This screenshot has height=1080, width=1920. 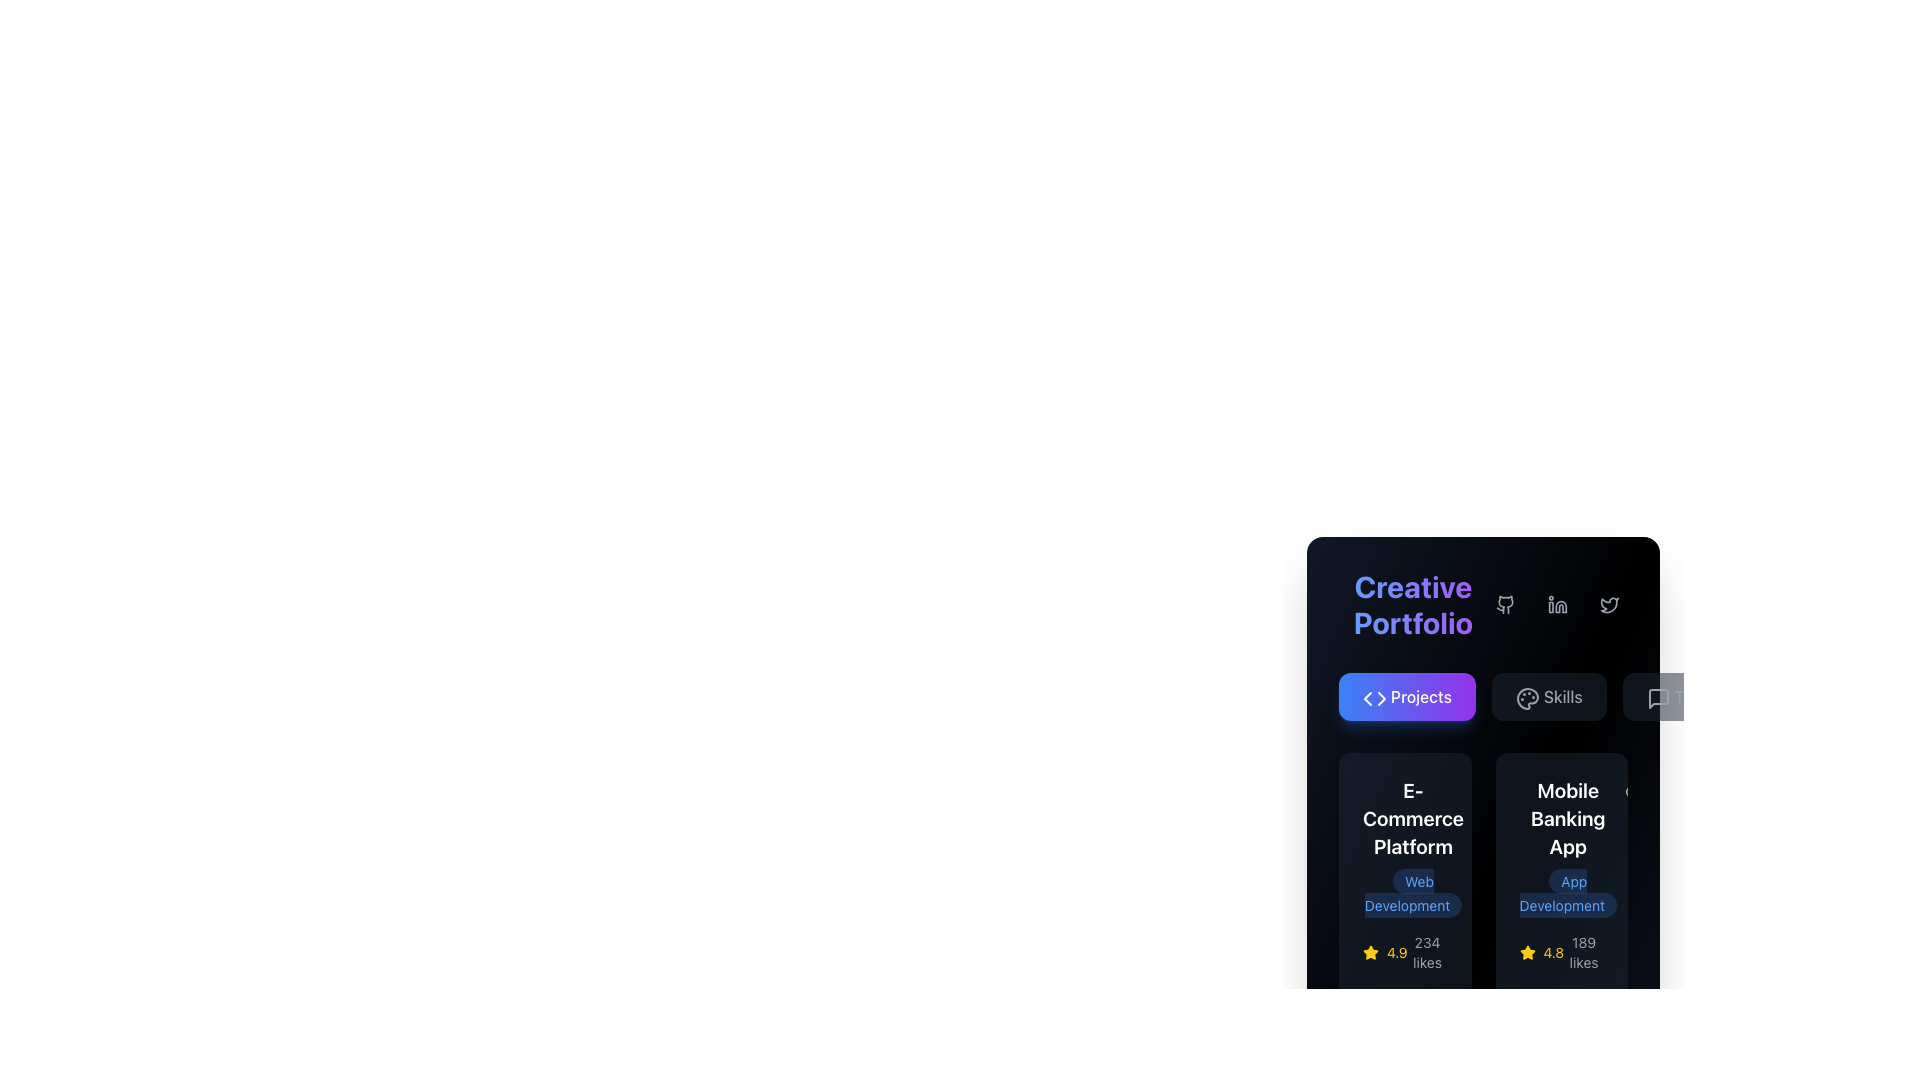 What do you see at coordinates (1557, 604) in the screenshot?
I see `the LinkedIn icon, which is a white outlined symbol on a dark background, positioned between GitHub and Twitter icons` at bounding box center [1557, 604].